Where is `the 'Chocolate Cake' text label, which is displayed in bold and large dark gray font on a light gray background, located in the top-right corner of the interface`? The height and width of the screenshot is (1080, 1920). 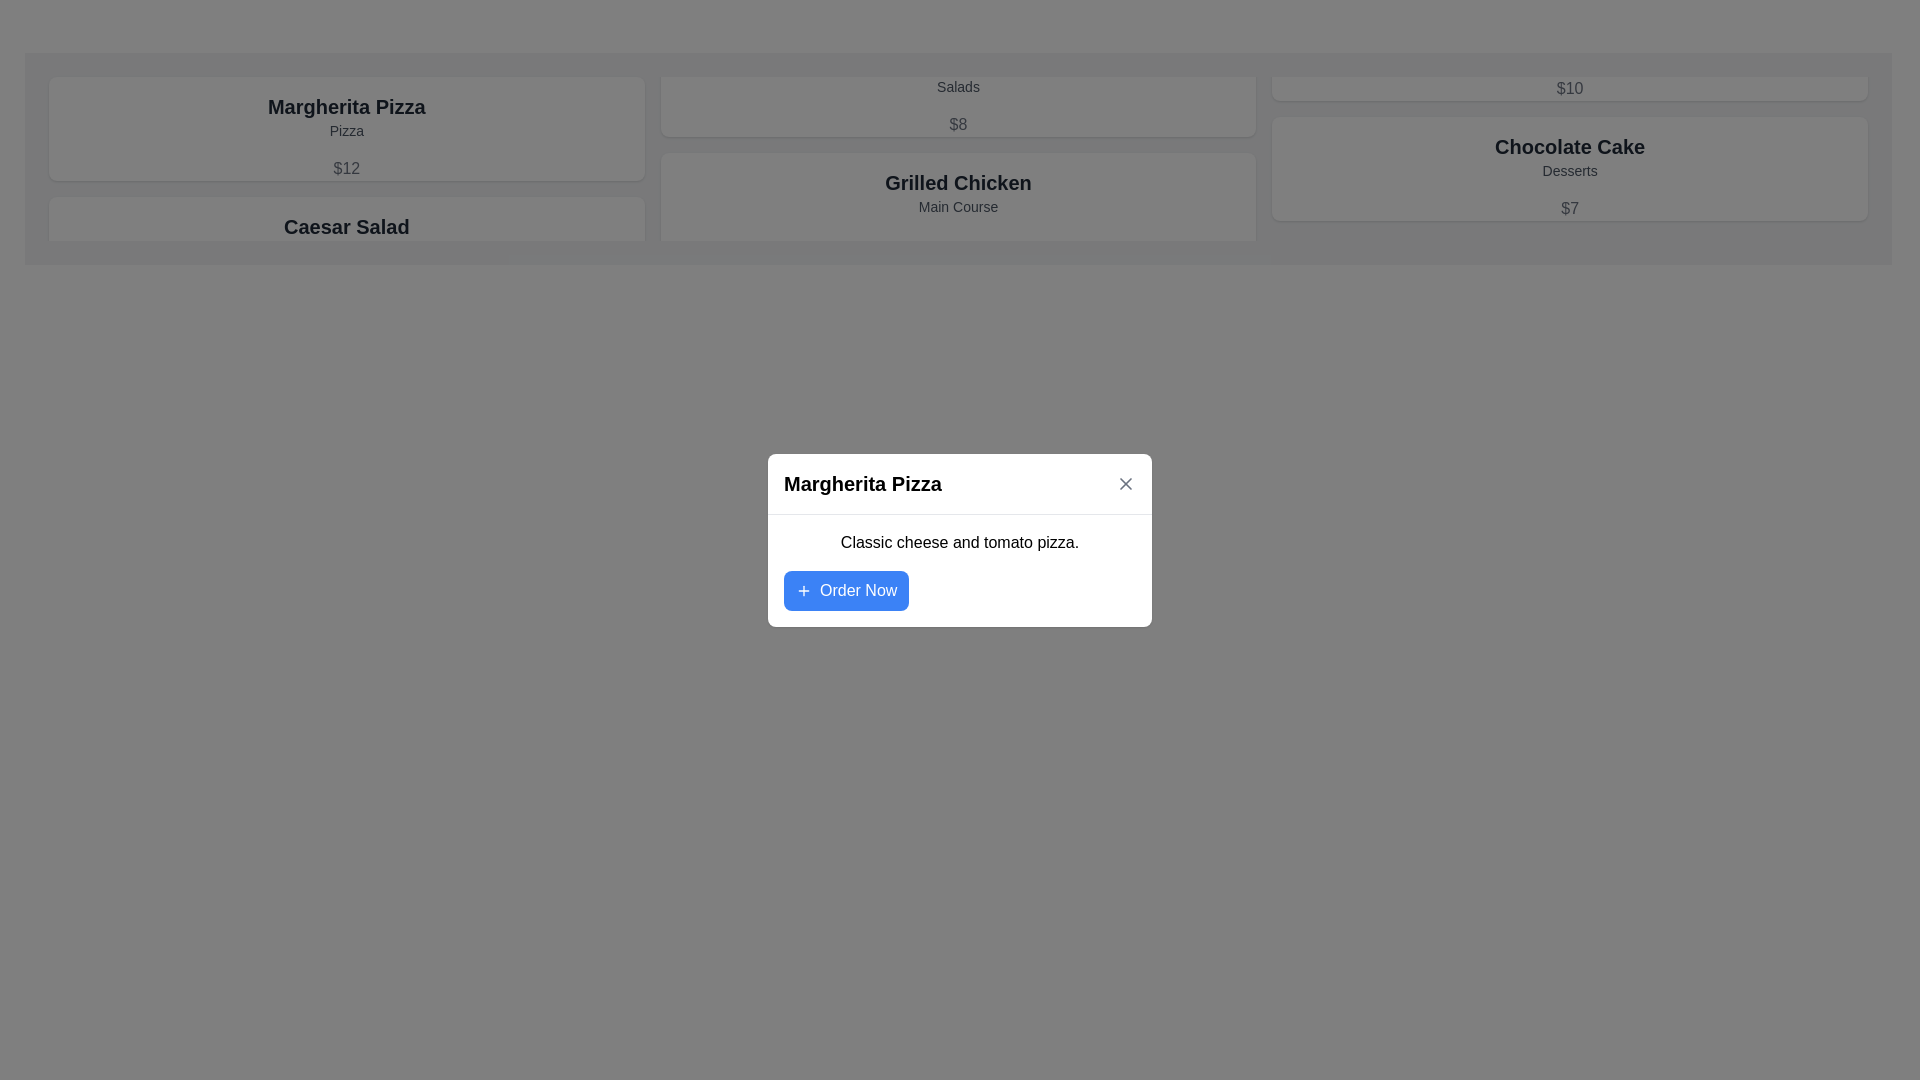 the 'Chocolate Cake' text label, which is displayed in bold and large dark gray font on a light gray background, located in the top-right corner of the interface is located at coordinates (1569, 145).